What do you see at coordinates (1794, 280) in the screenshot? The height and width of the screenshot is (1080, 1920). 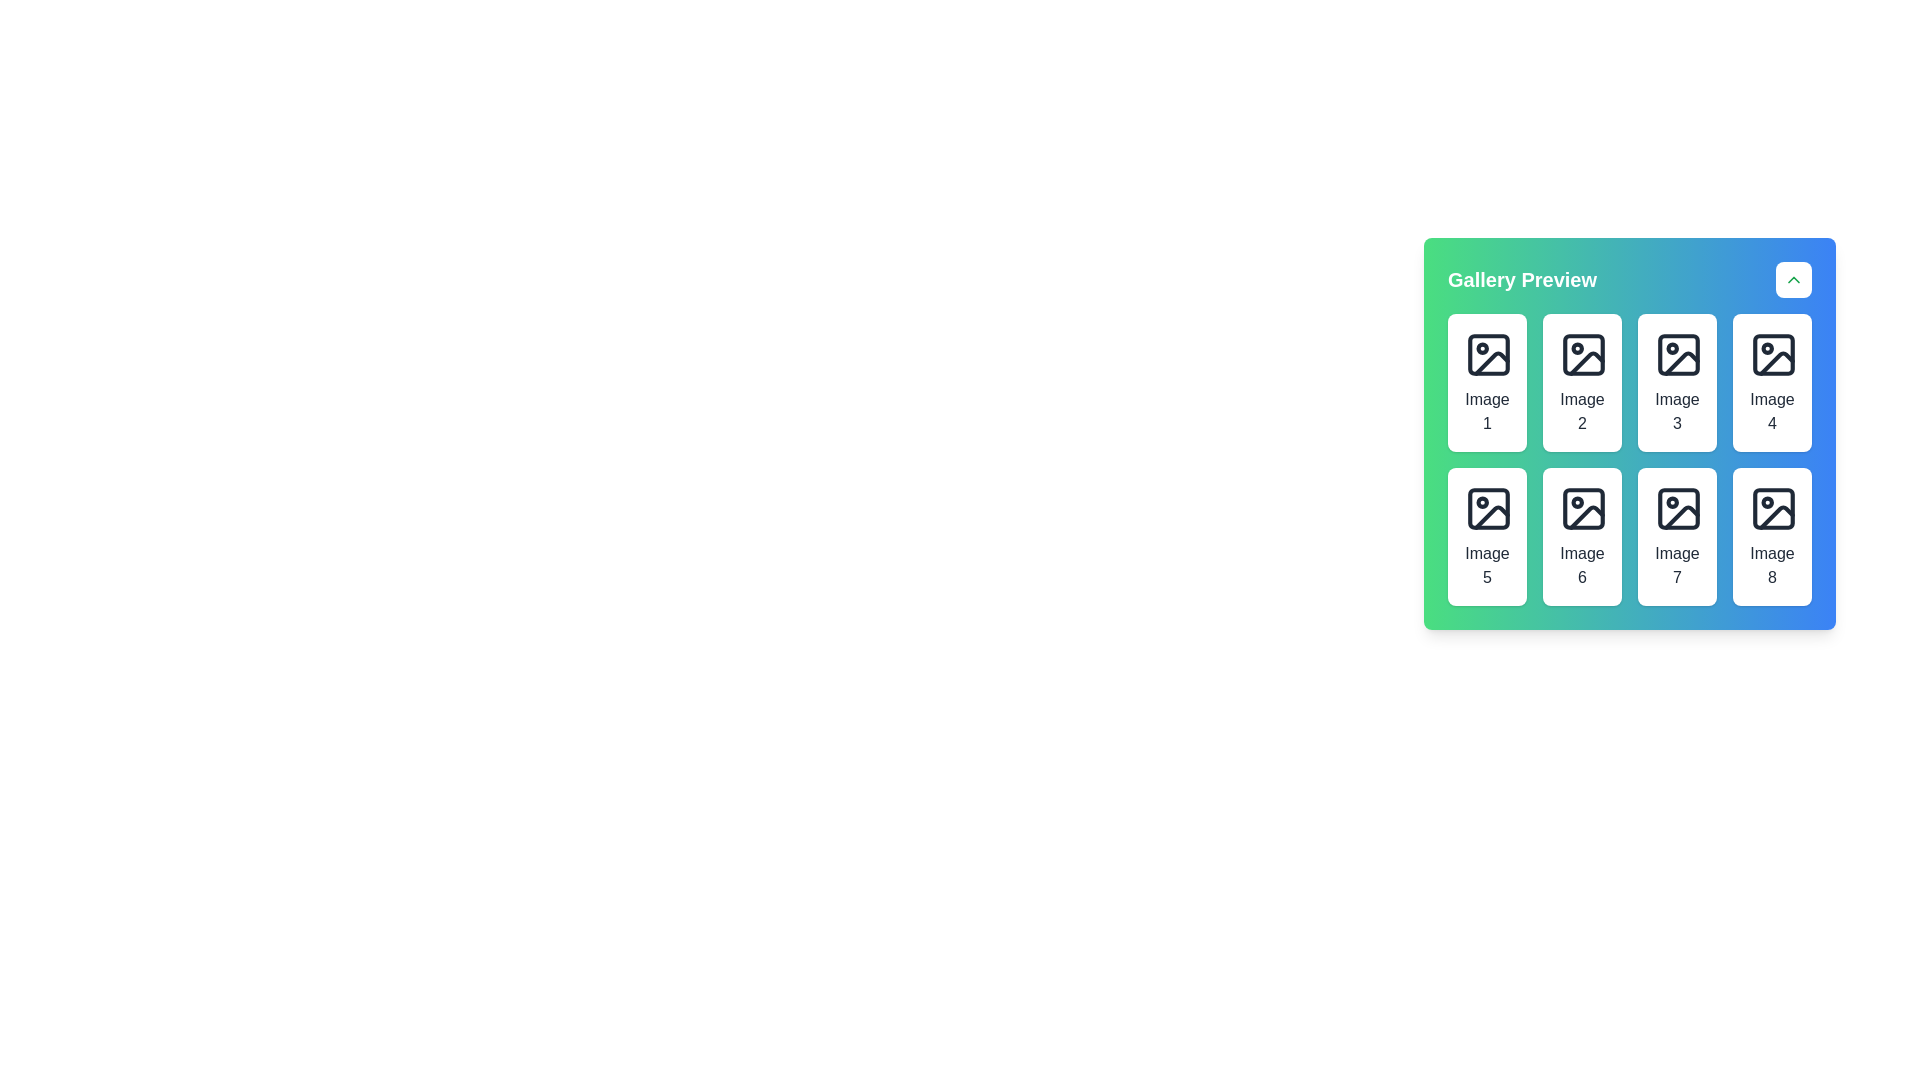 I see `the interactive button located in the top-right corner of the 'Gallery Preview' section` at bounding box center [1794, 280].